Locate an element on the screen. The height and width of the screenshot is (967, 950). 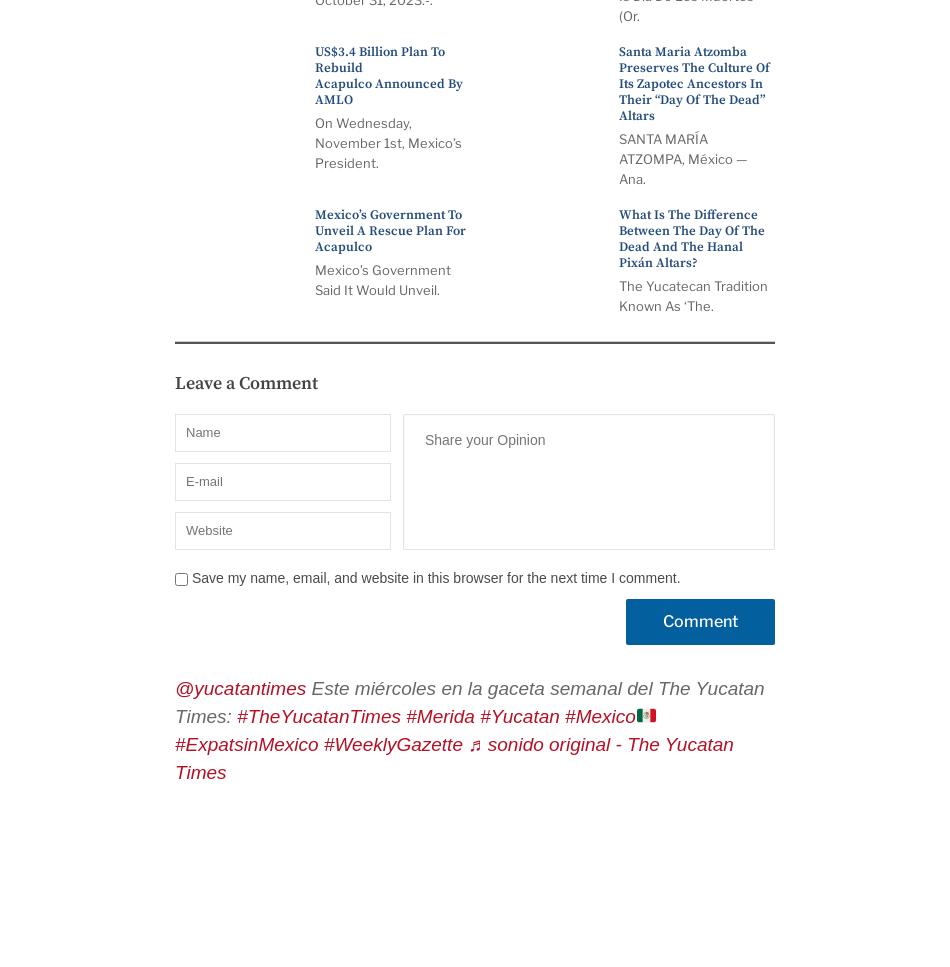
'Santa Maria Atzomba preserves the culture of its Zapotec ancestors in their “Day of the Dead” altars' is located at coordinates (694, 84).